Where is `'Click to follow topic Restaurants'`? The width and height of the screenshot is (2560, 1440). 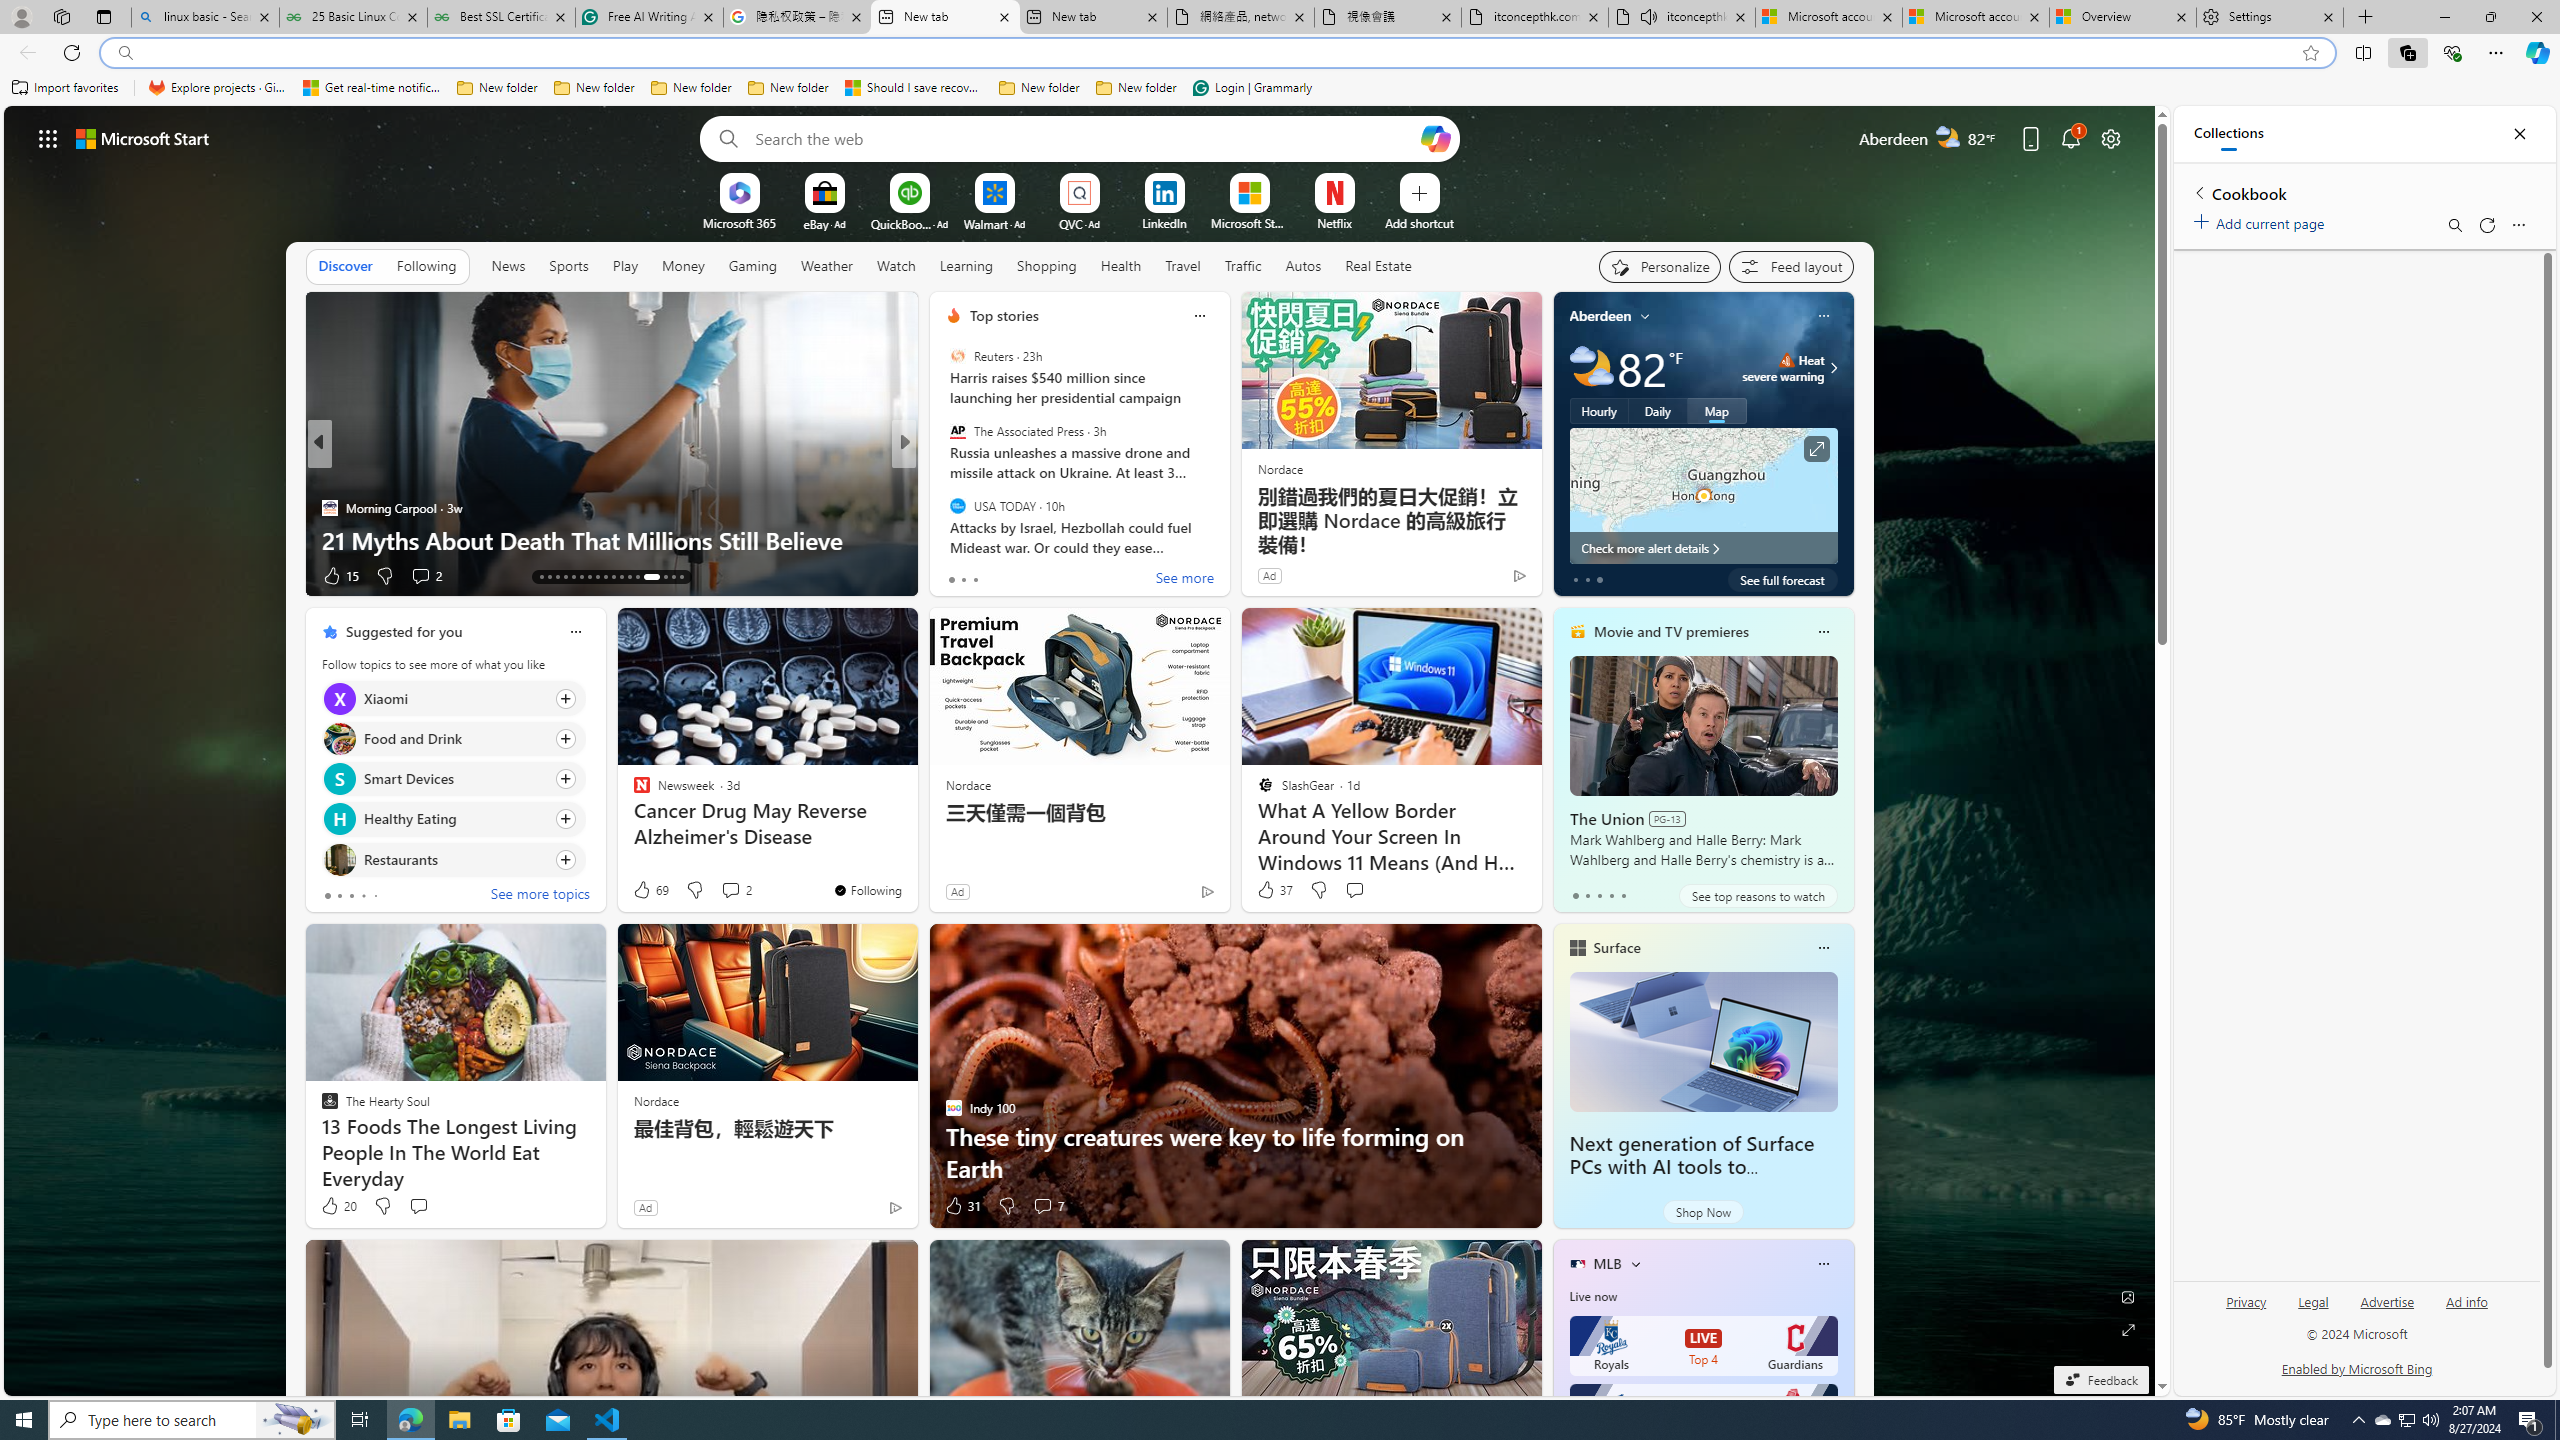 'Click to follow topic Restaurants' is located at coordinates (452, 858).